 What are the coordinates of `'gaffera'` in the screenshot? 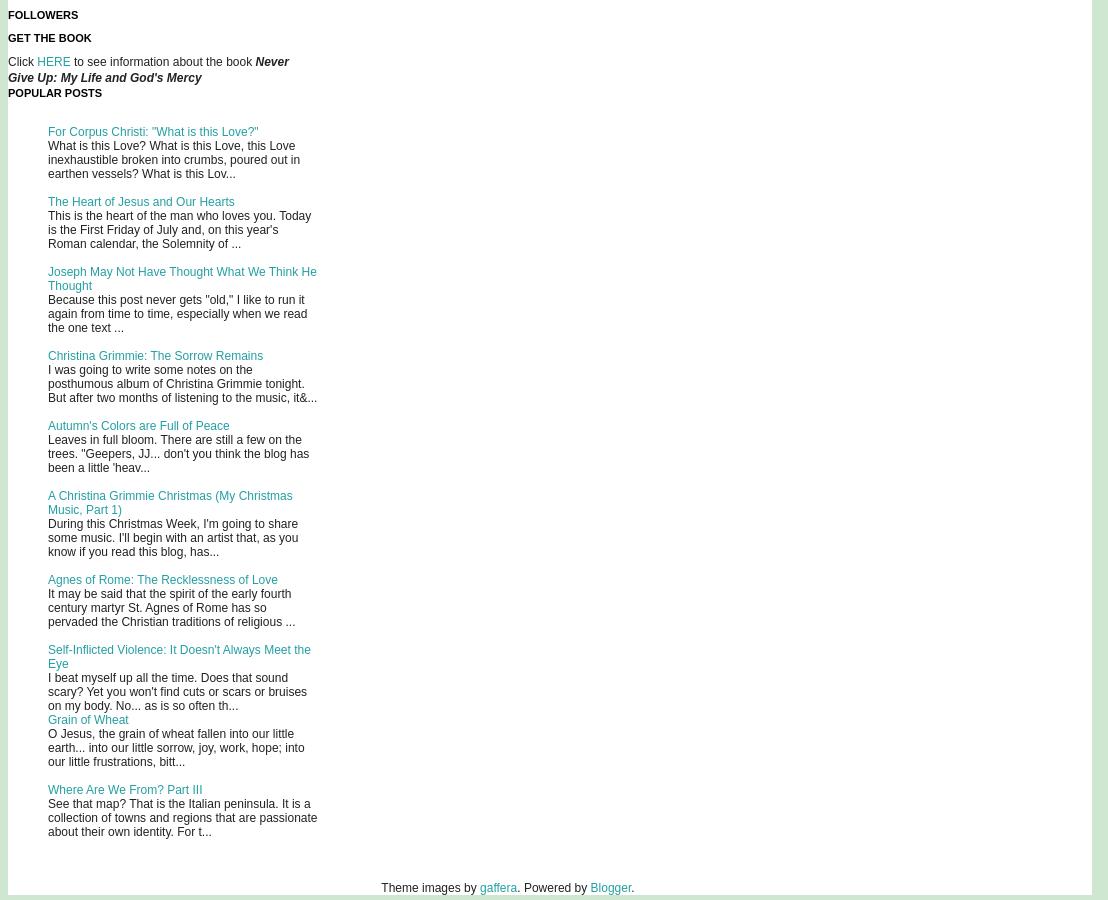 It's located at (498, 888).